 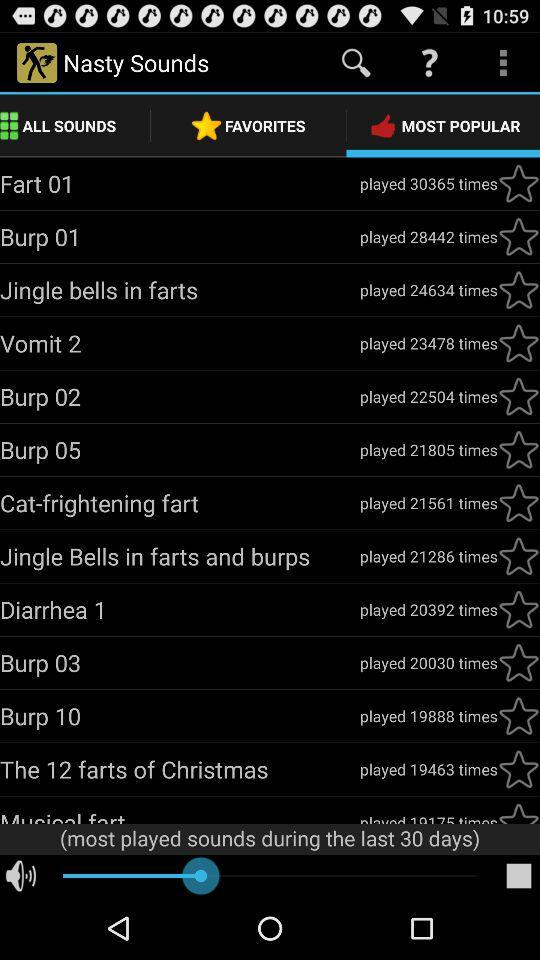 I want to click on star article, so click(x=518, y=502).